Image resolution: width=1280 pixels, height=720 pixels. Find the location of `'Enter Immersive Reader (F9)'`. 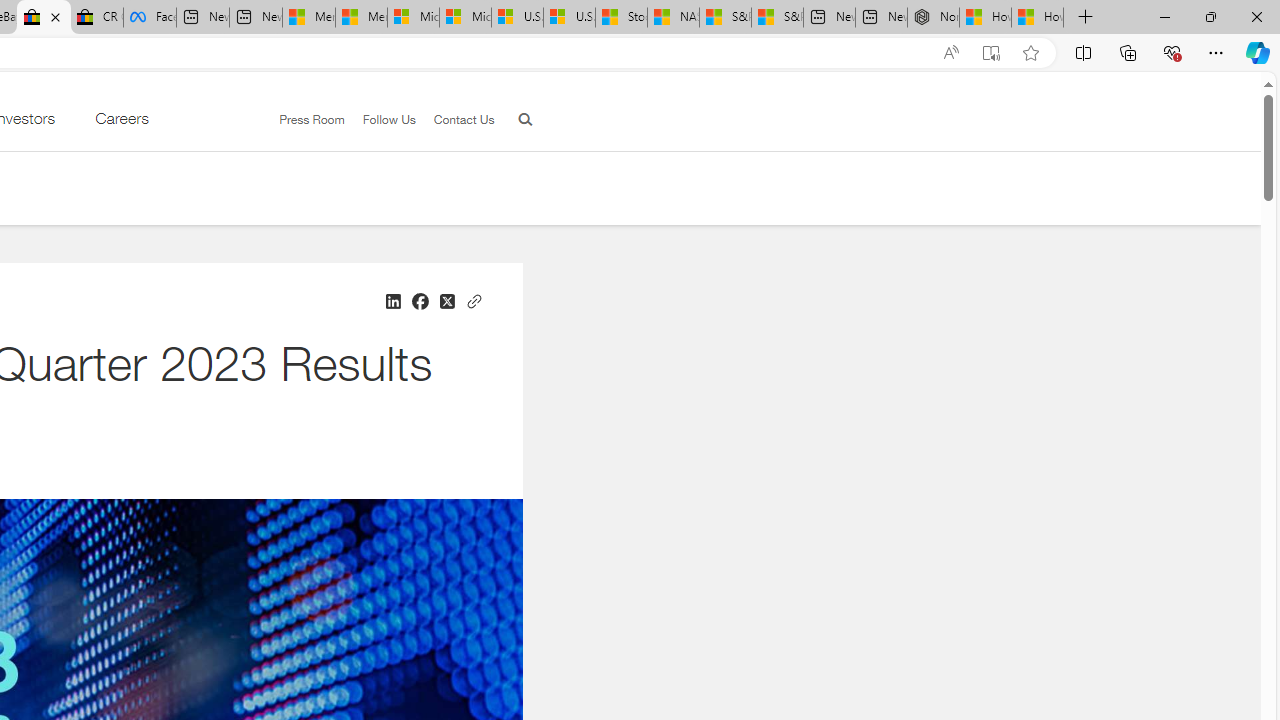

'Enter Immersive Reader (F9)' is located at coordinates (991, 52).